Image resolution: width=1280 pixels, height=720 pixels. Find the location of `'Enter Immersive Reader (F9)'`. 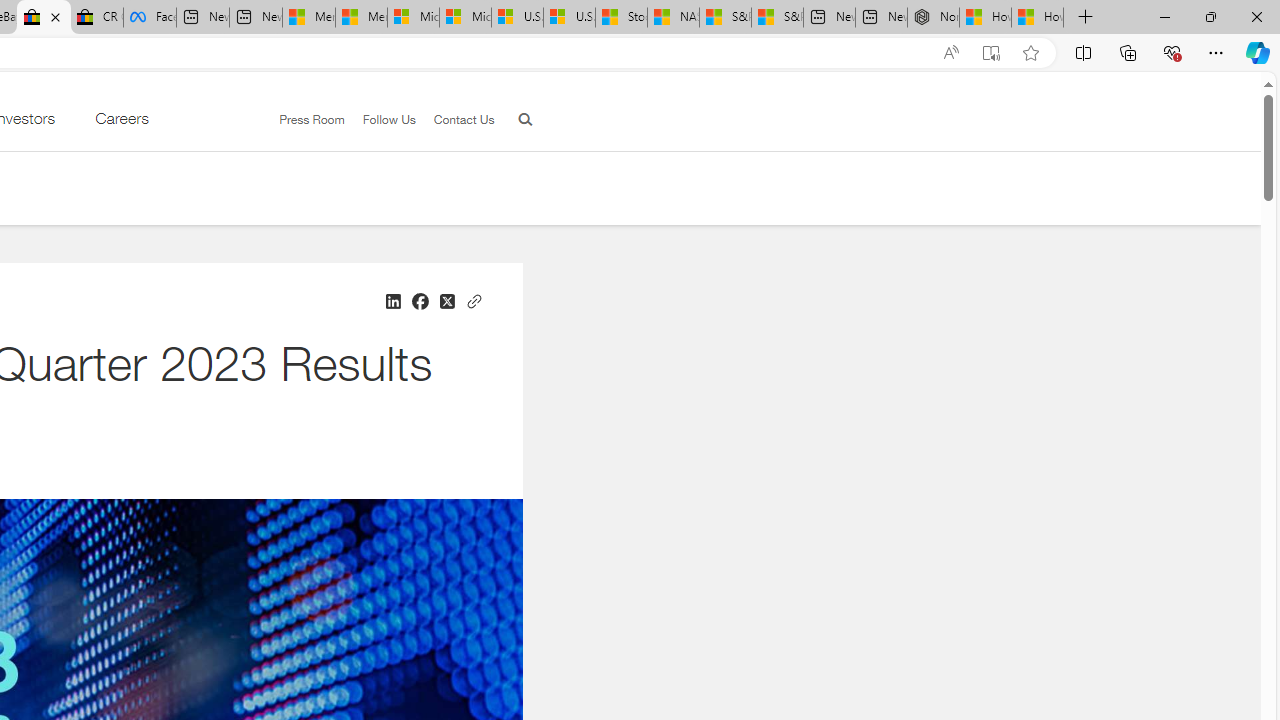

'Enter Immersive Reader (F9)' is located at coordinates (991, 52).